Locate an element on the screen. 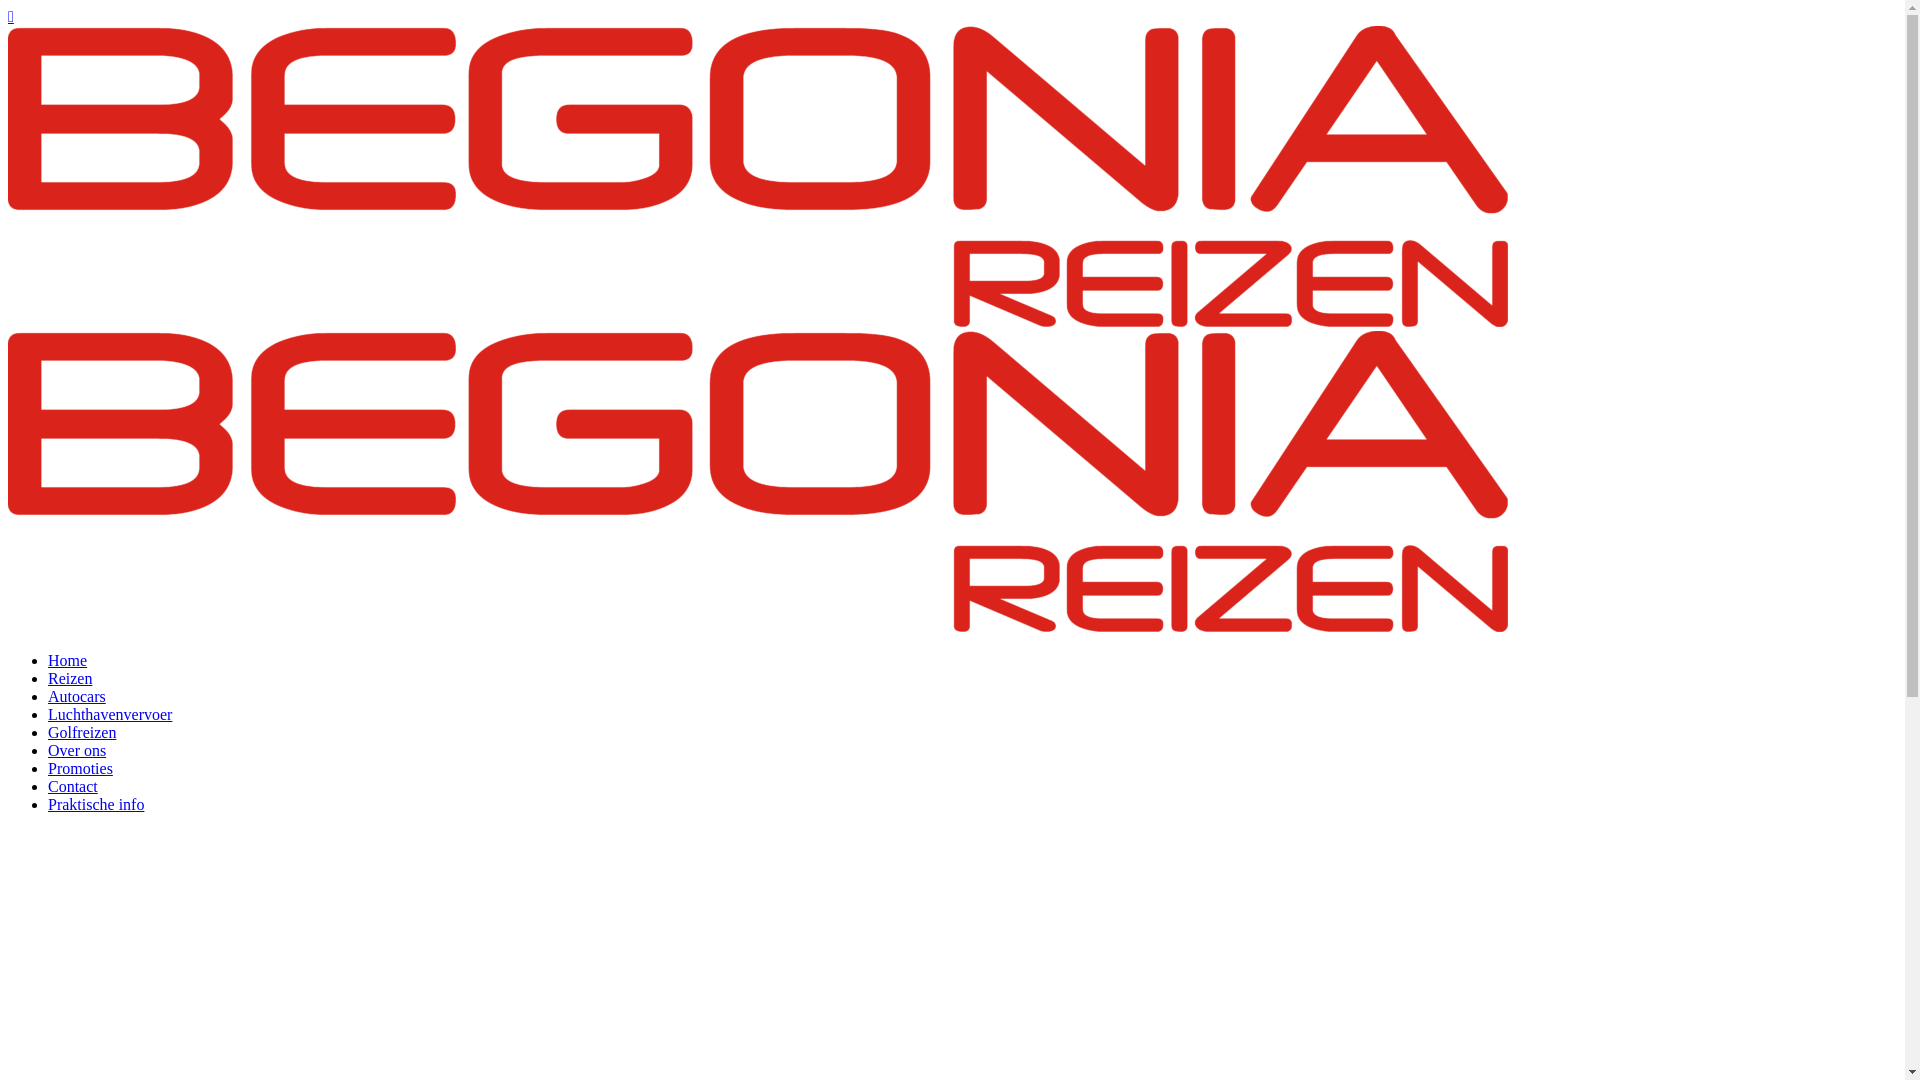  'Home' is located at coordinates (67, 660).